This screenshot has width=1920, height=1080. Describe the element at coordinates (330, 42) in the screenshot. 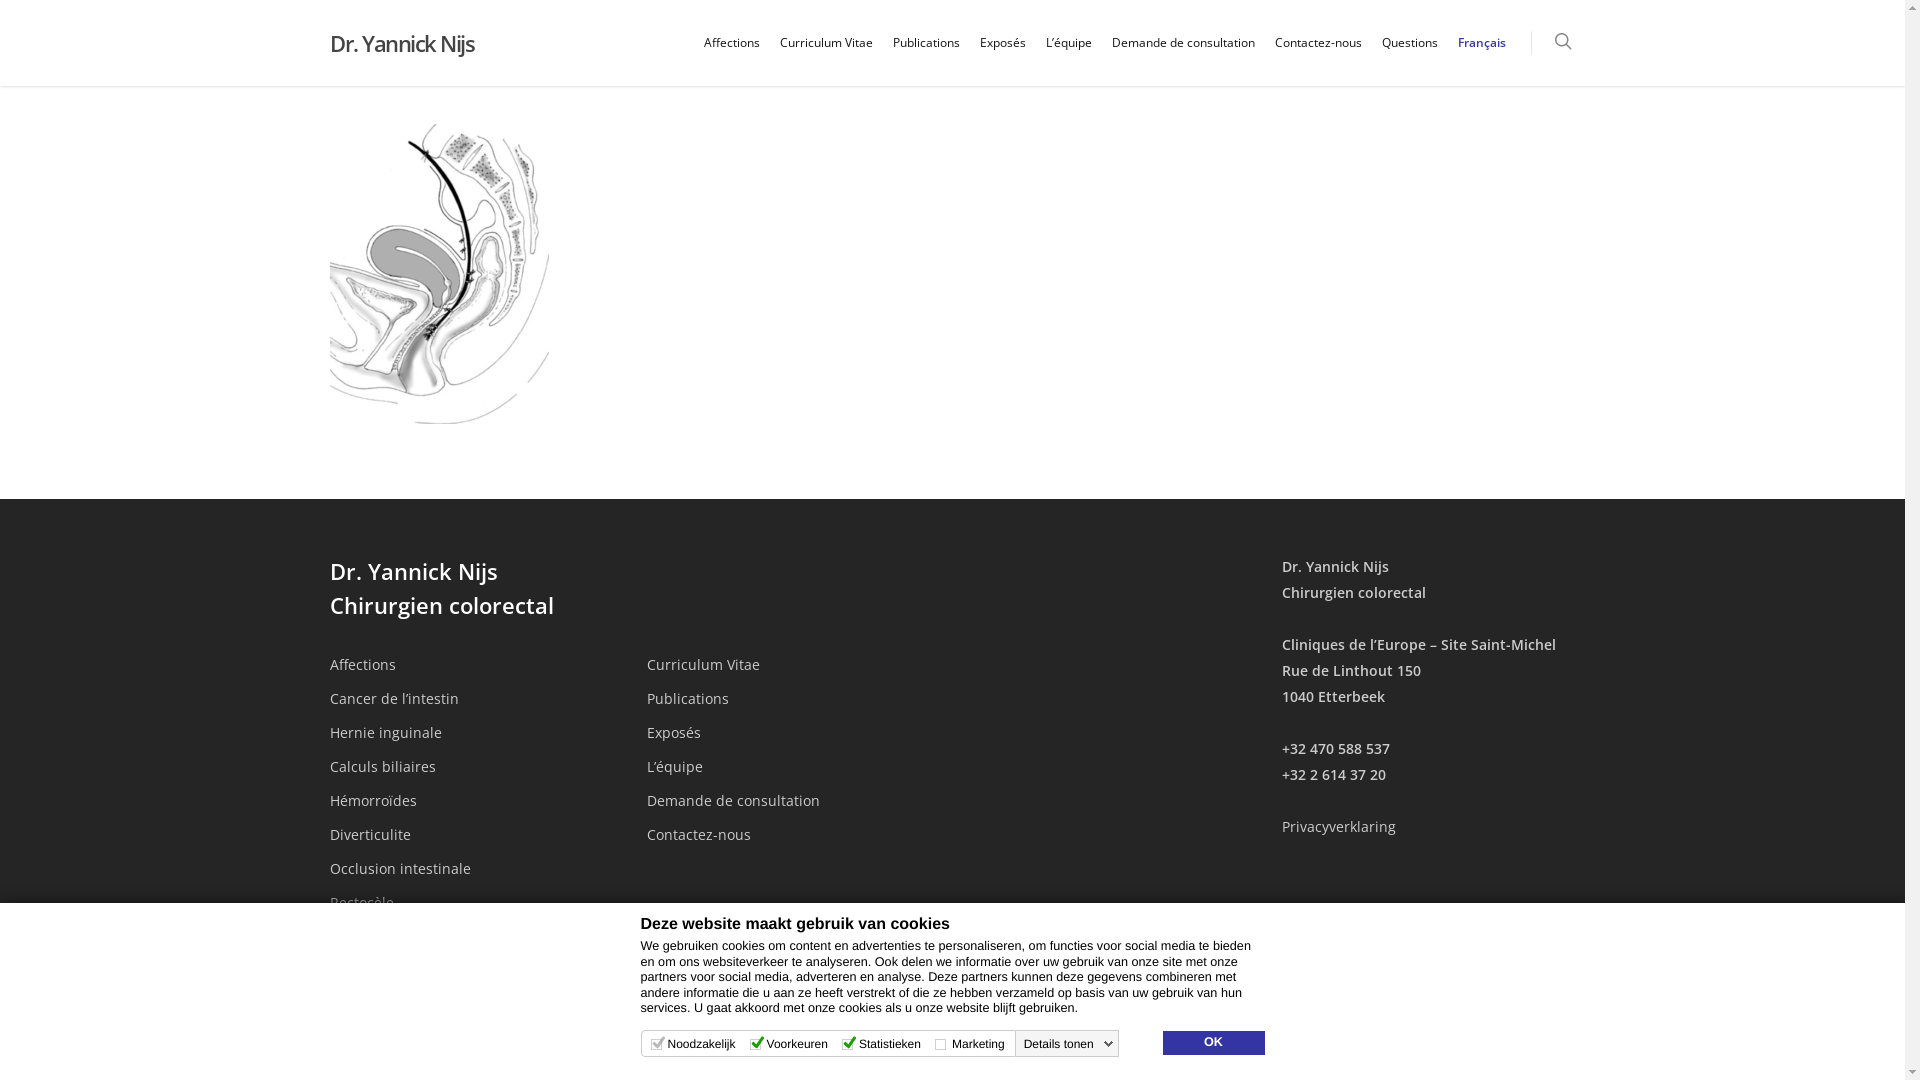

I see `'Dr. Yannick Nijs'` at that location.